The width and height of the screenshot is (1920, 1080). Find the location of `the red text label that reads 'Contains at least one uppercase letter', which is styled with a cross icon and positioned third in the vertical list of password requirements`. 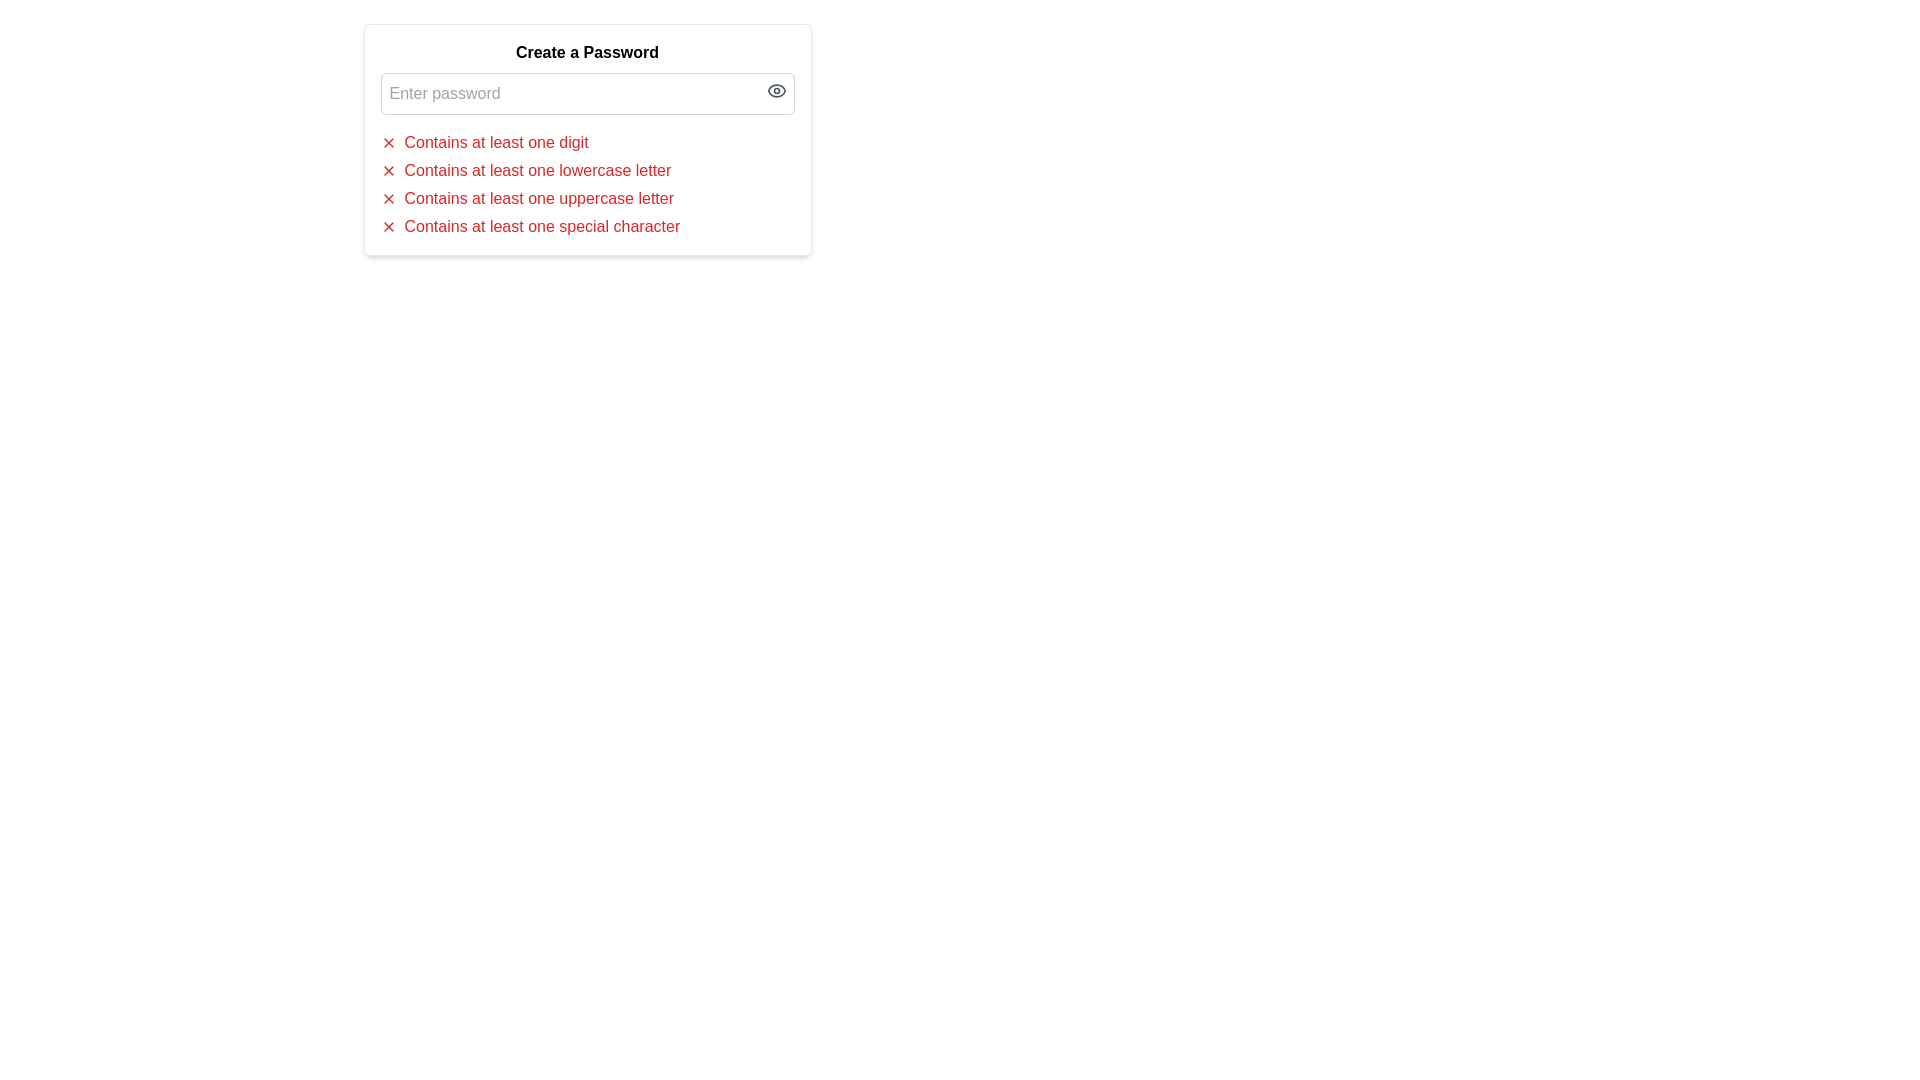

the red text label that reads 'Contains at least one uppercase letter', which is styled with a cross icon and positioned third in the vertical list of password requirements is located at coordinates (586, 199).